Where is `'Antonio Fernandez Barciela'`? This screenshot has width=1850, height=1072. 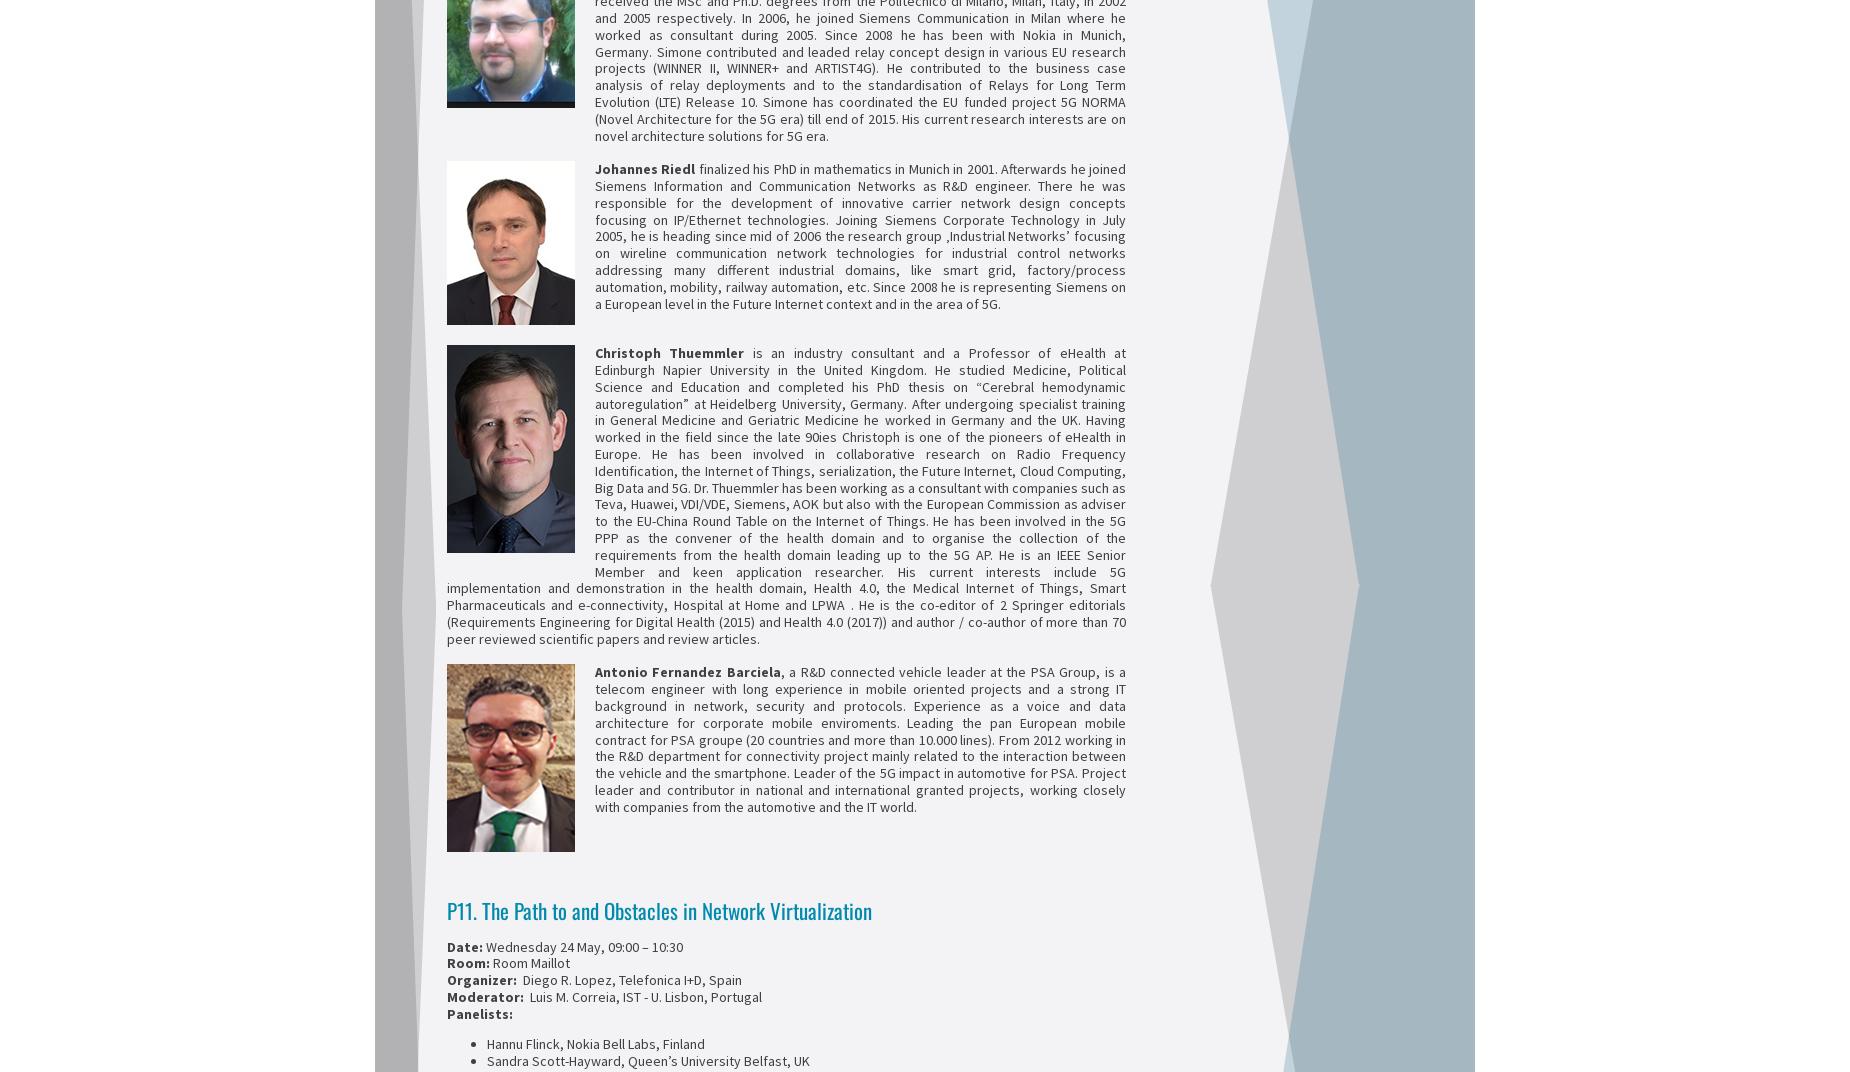
'Antonio Fernandez Barciela' is located at coordinates (687, 671).